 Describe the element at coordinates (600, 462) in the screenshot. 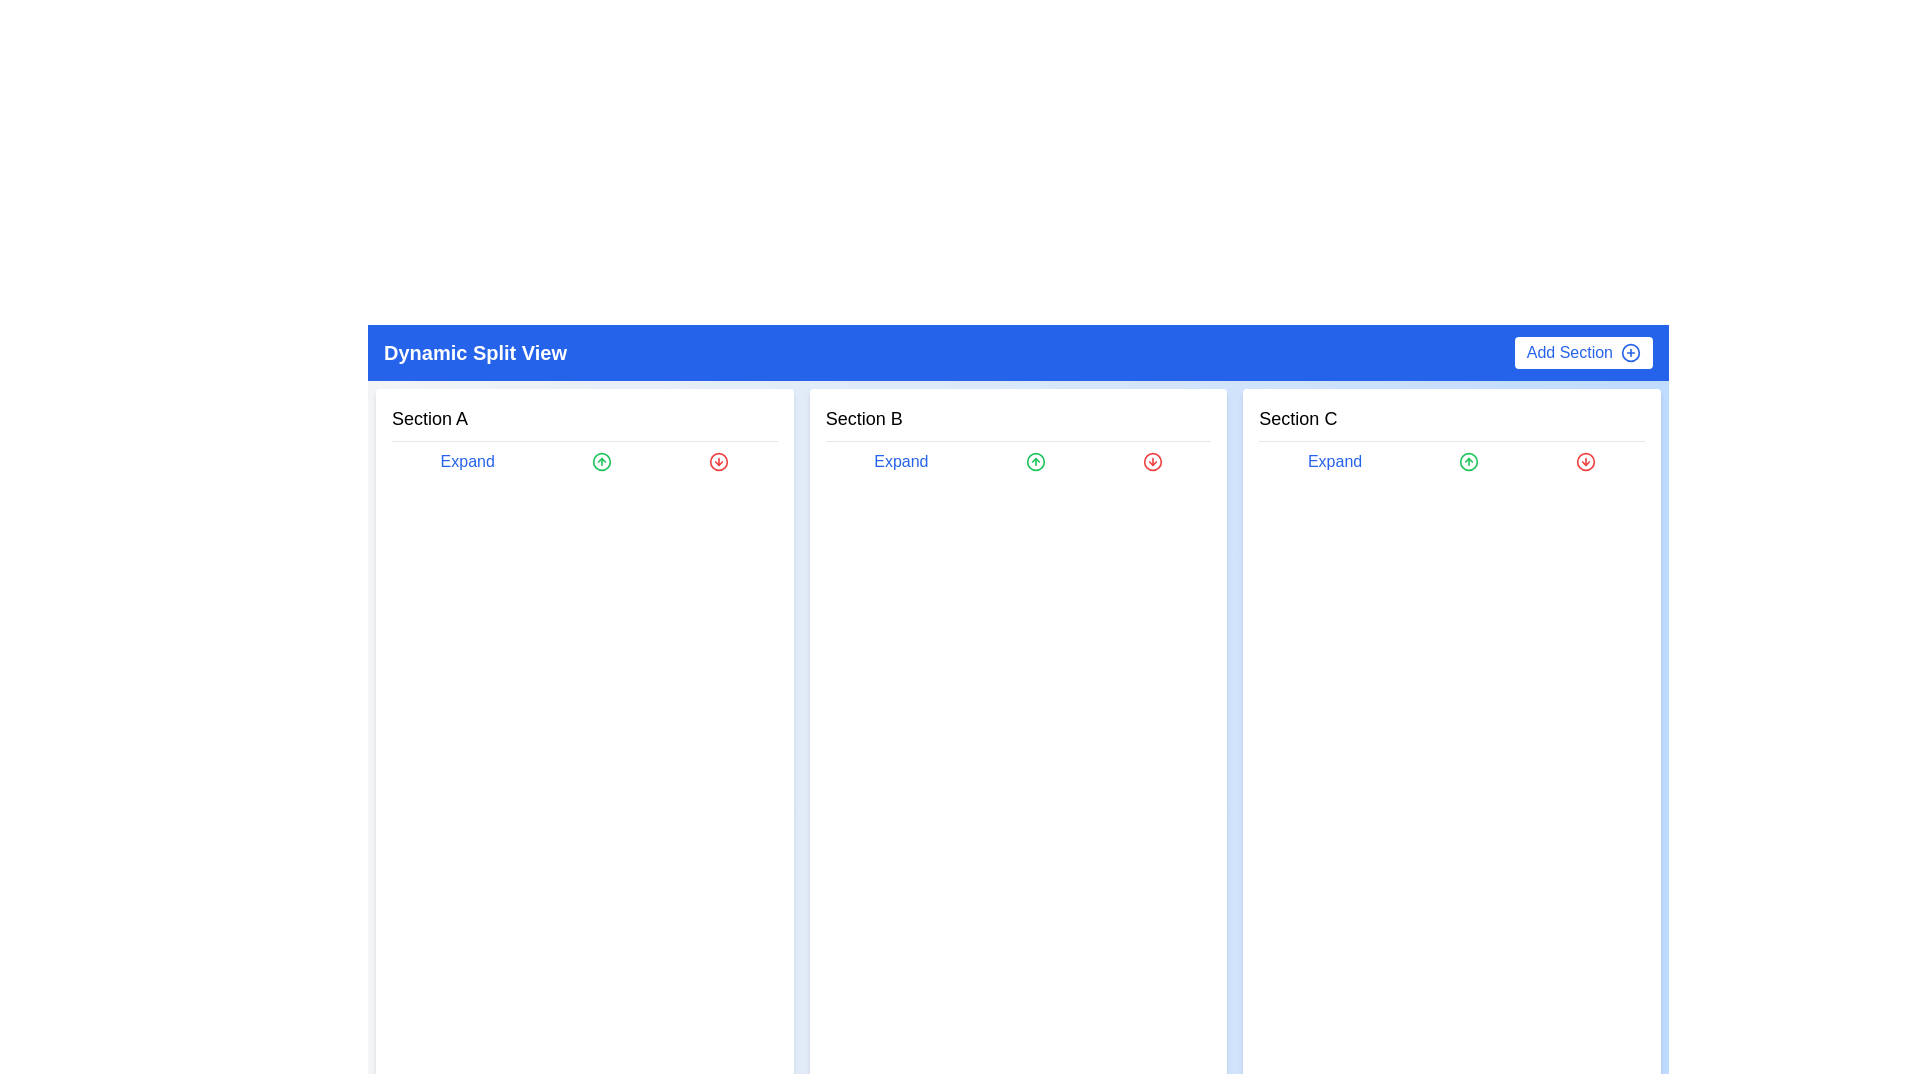

I see `the circular green icon with an upward arrow, located between the 'Expand' text and the downward arrow icon, to receive feedback` at that location.